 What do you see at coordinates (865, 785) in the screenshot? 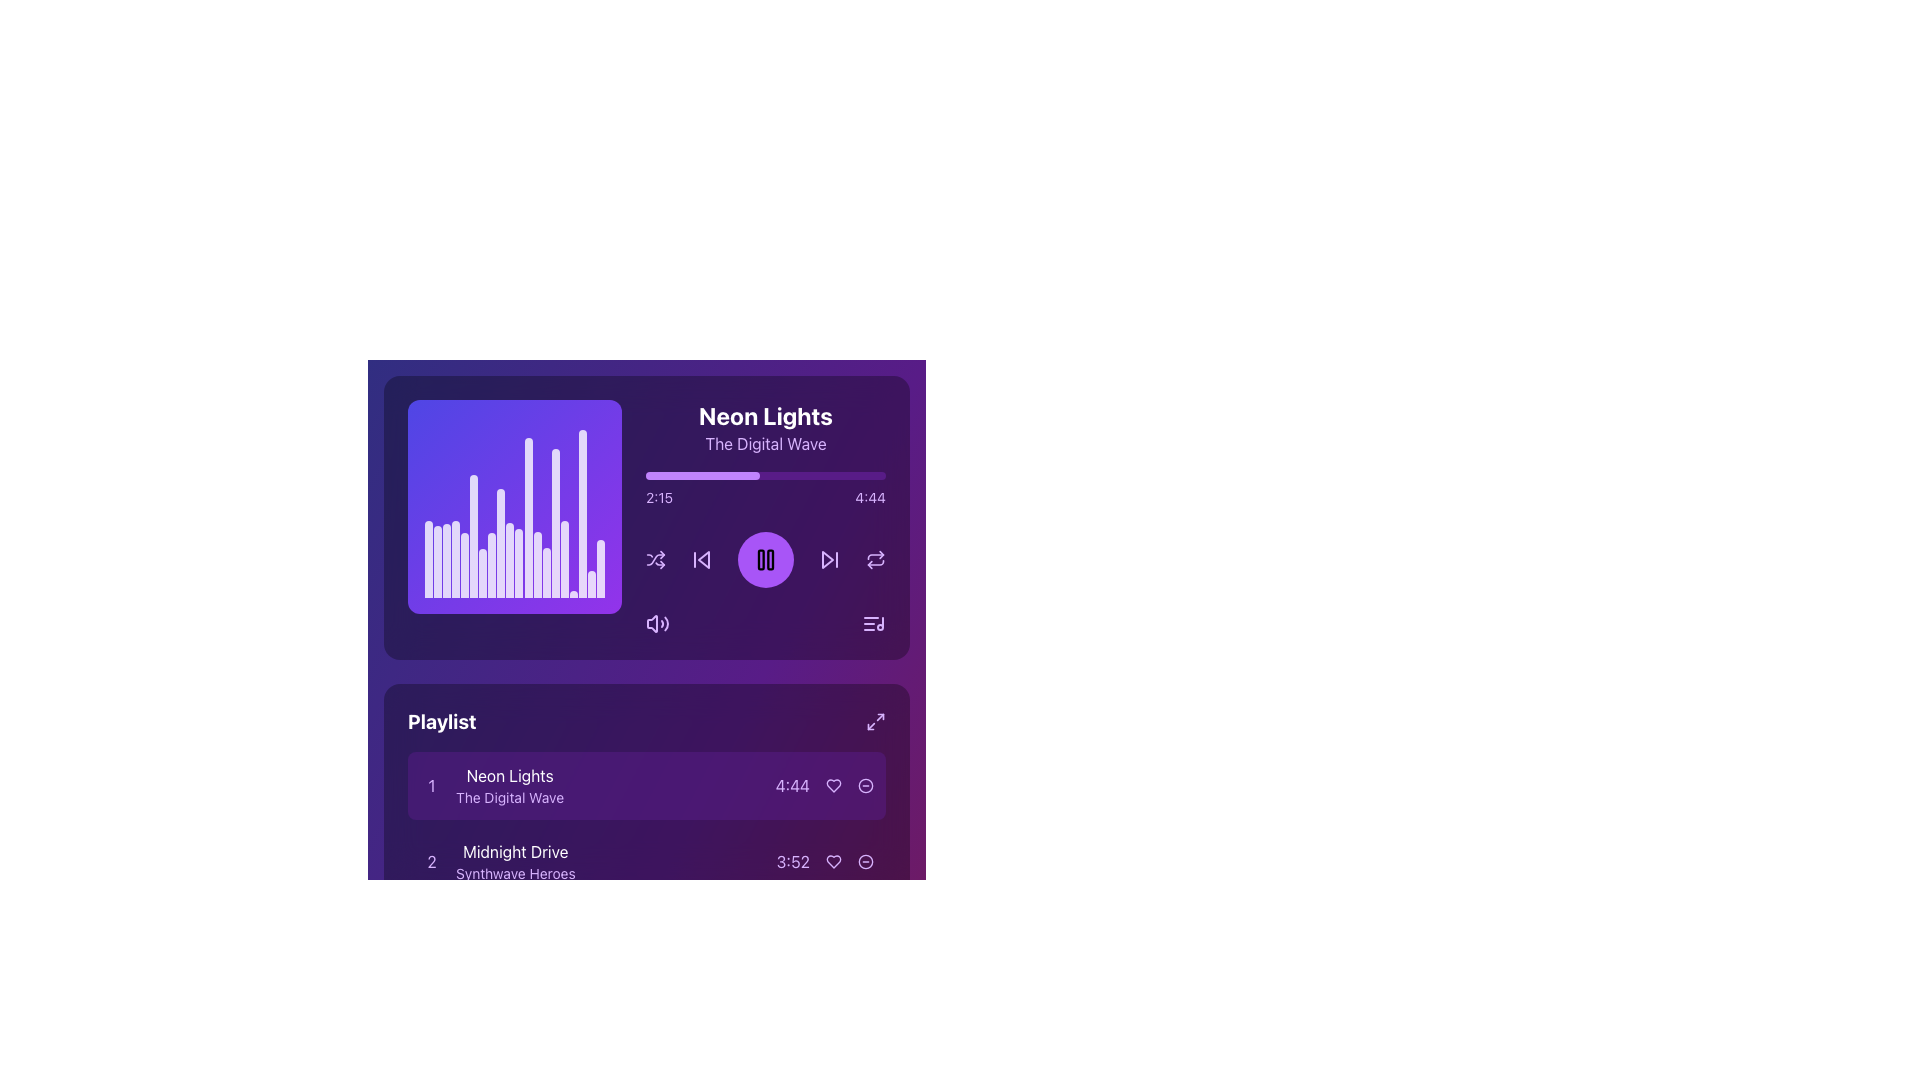
I see `the interactive icon button located in the last column of the playlist row for the song 'Neon Lights'` at bounding box center [865, 785].